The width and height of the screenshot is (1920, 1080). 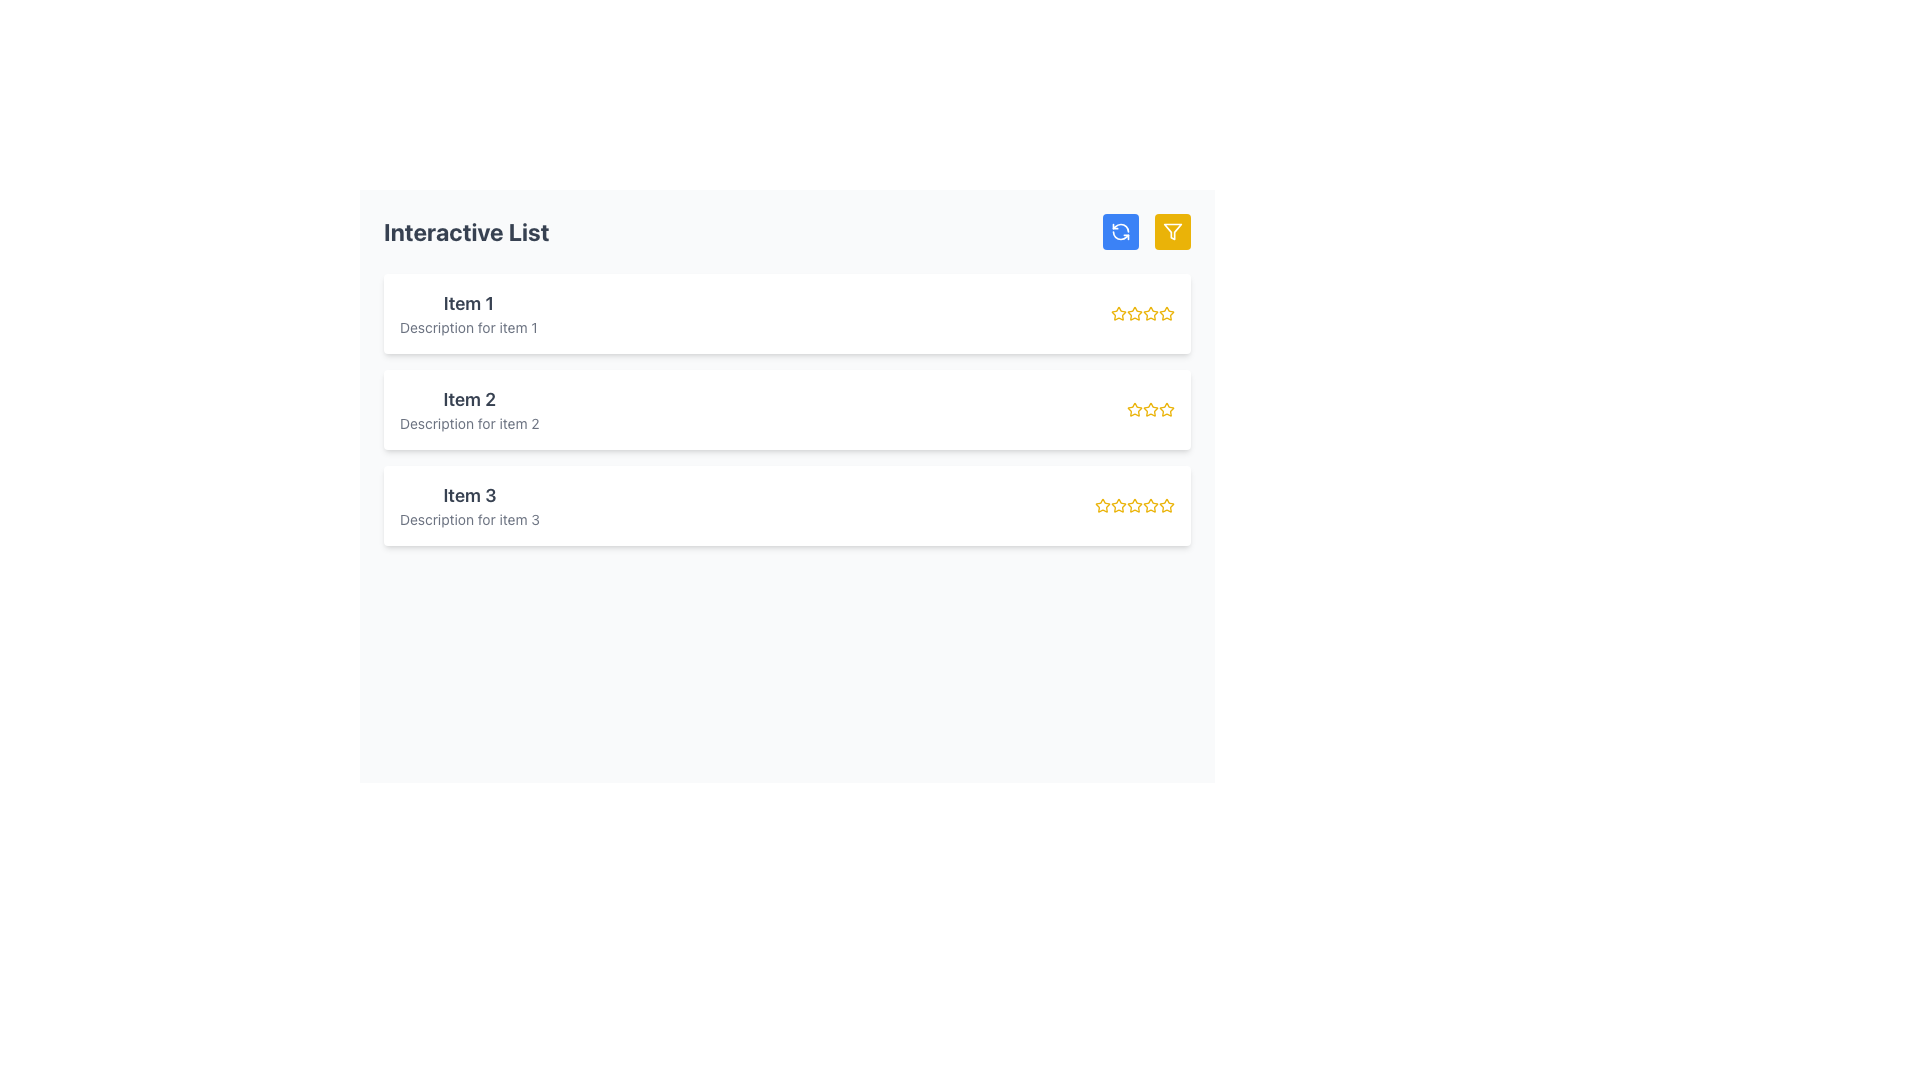 What do you see at coordinates (1150, 312) in the screenshot?
I see `the third yellow star icon to rate 'Item 1' in the interactive list` at bounding box center [1150, 312].